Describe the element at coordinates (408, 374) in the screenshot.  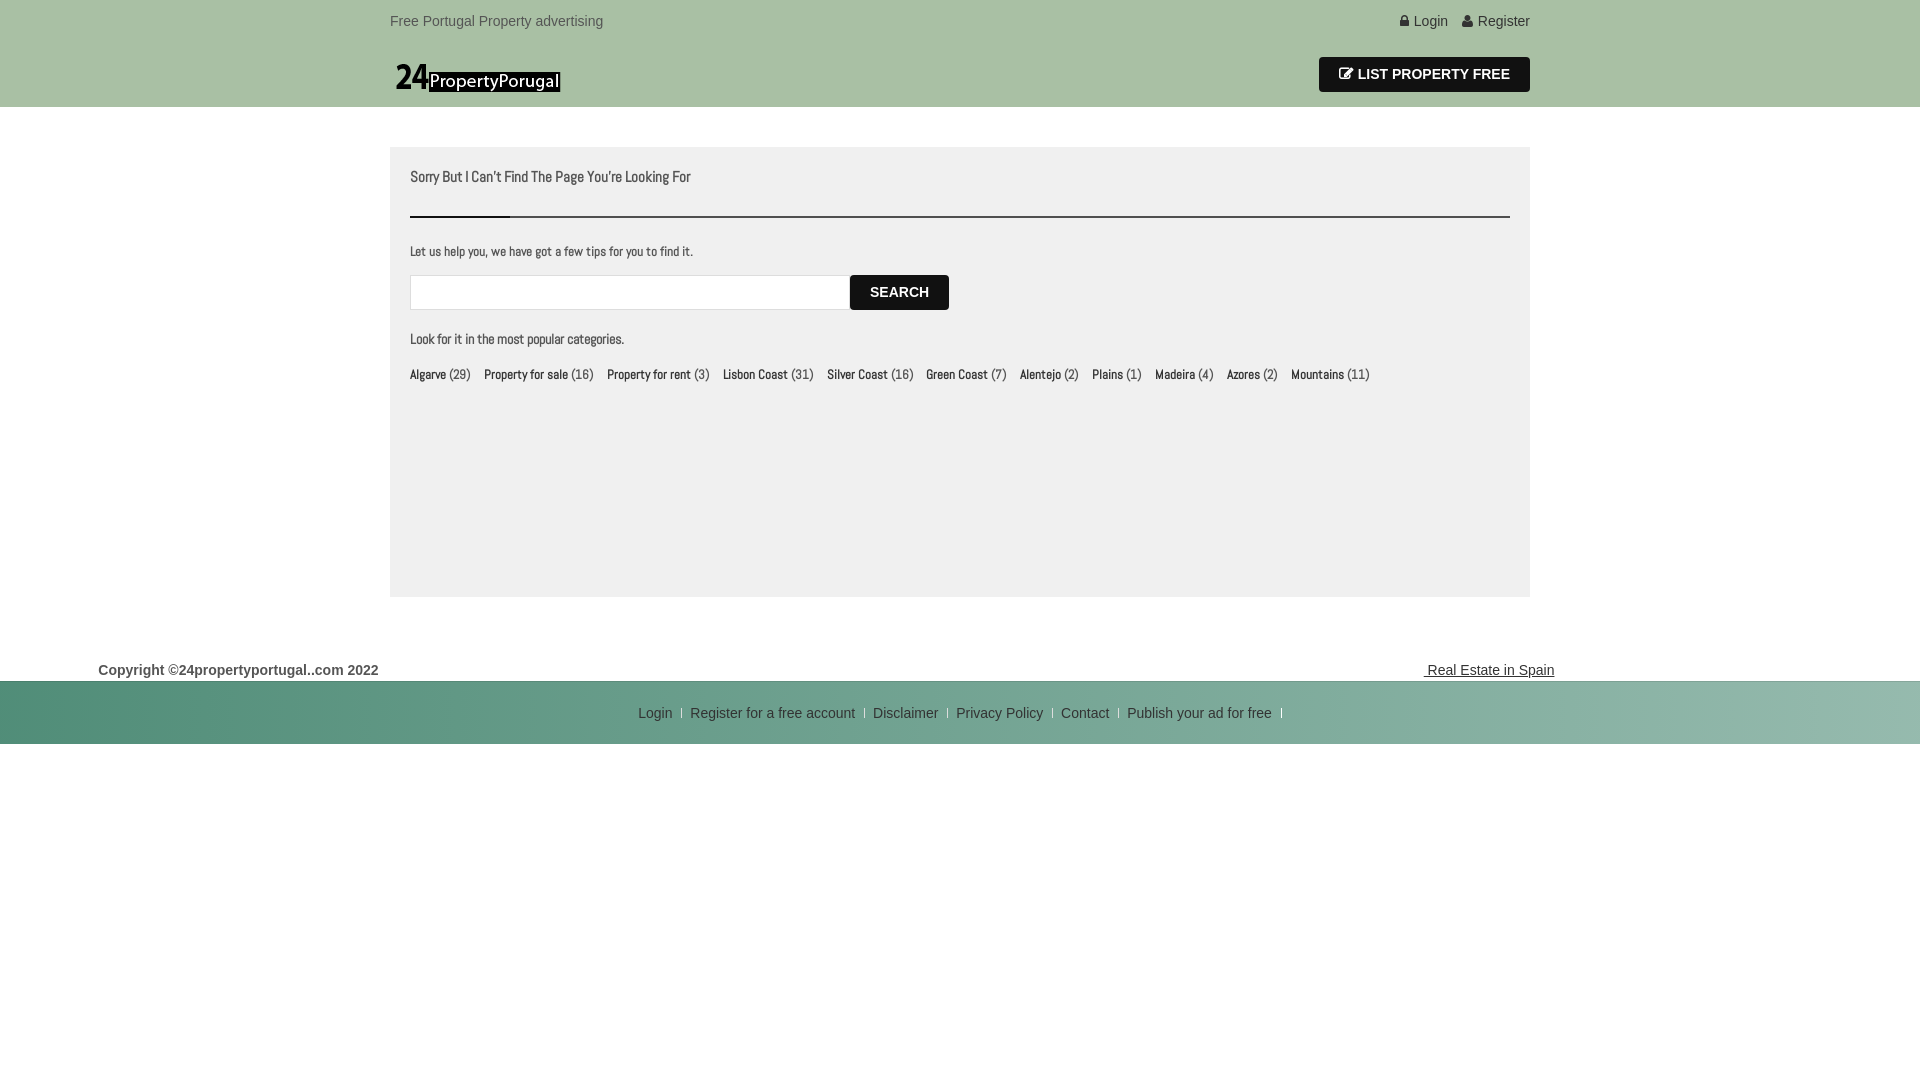
I see `'Algarve'` at that location.